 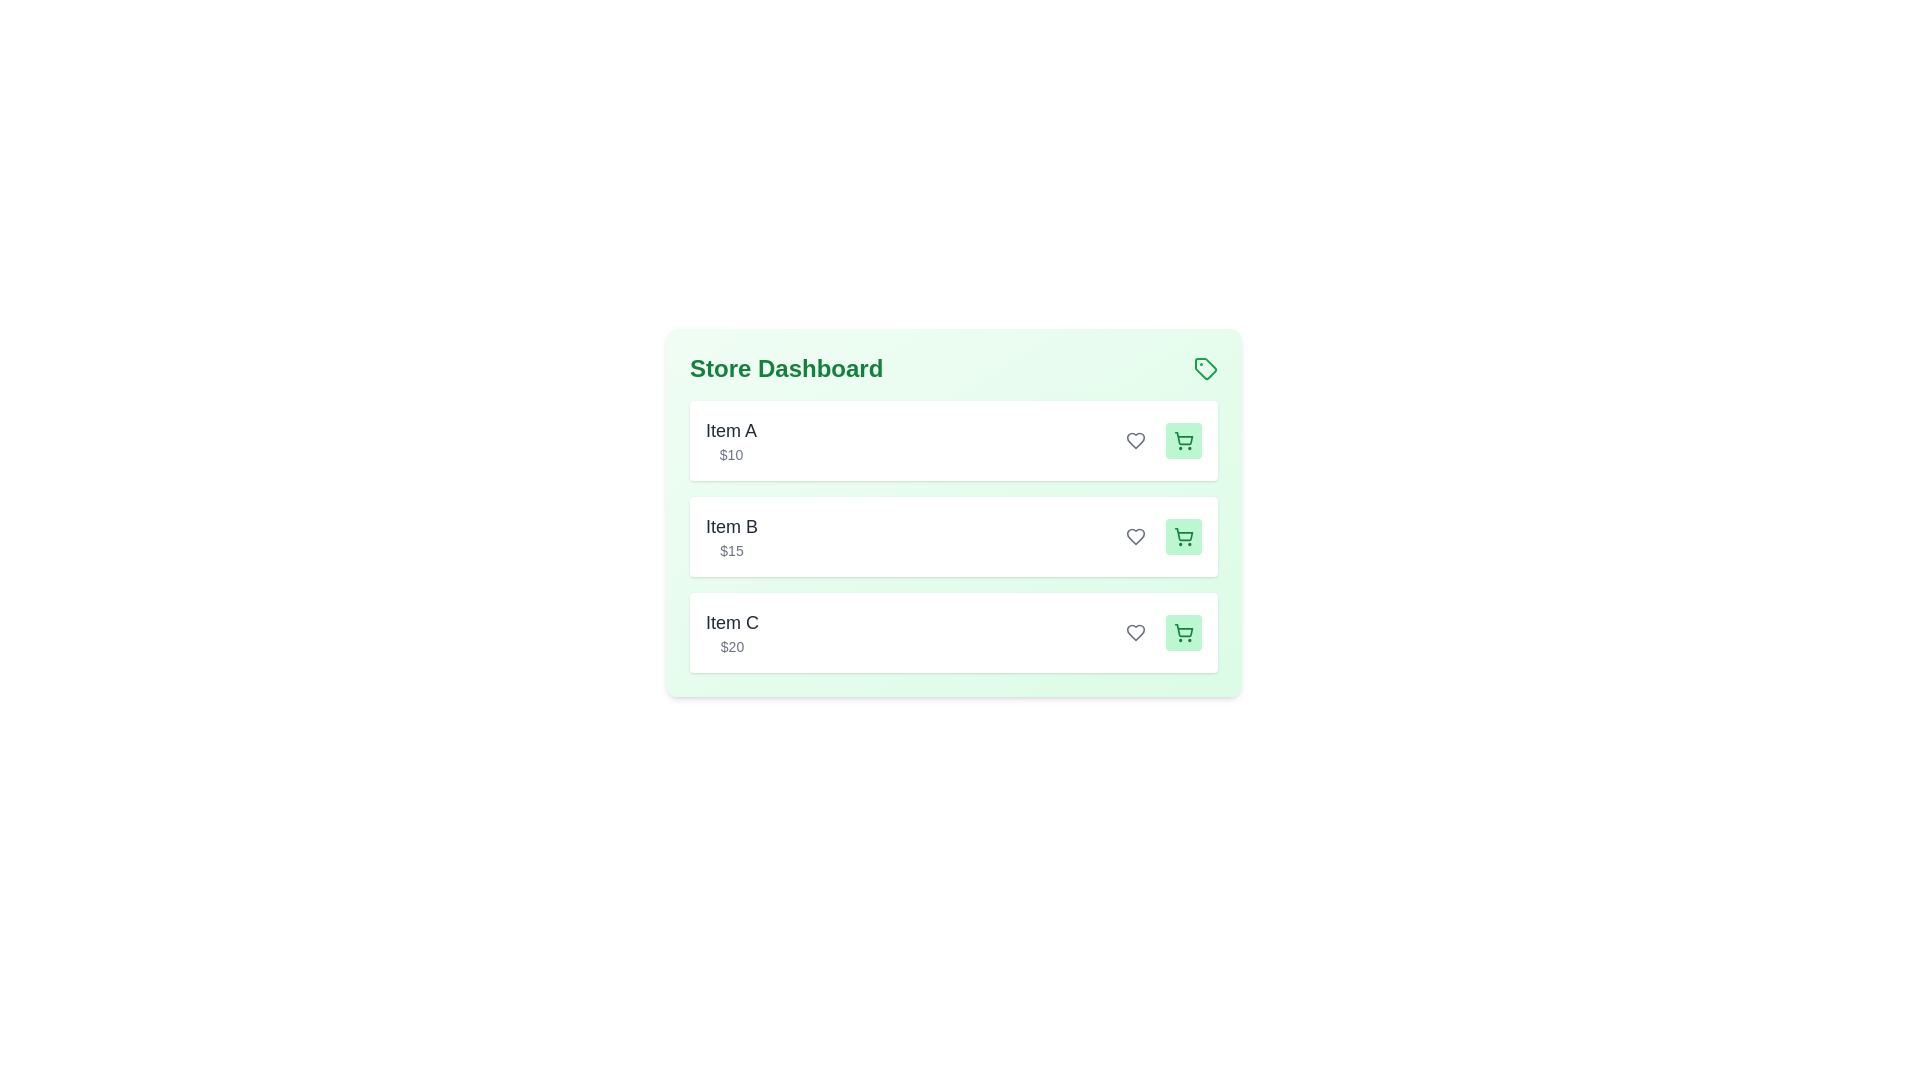 I want to click on the green circular button with a shopping cart icon, located to the right of 'Item B' in the 'Store Dashboard', so click(x=1184, y=535).